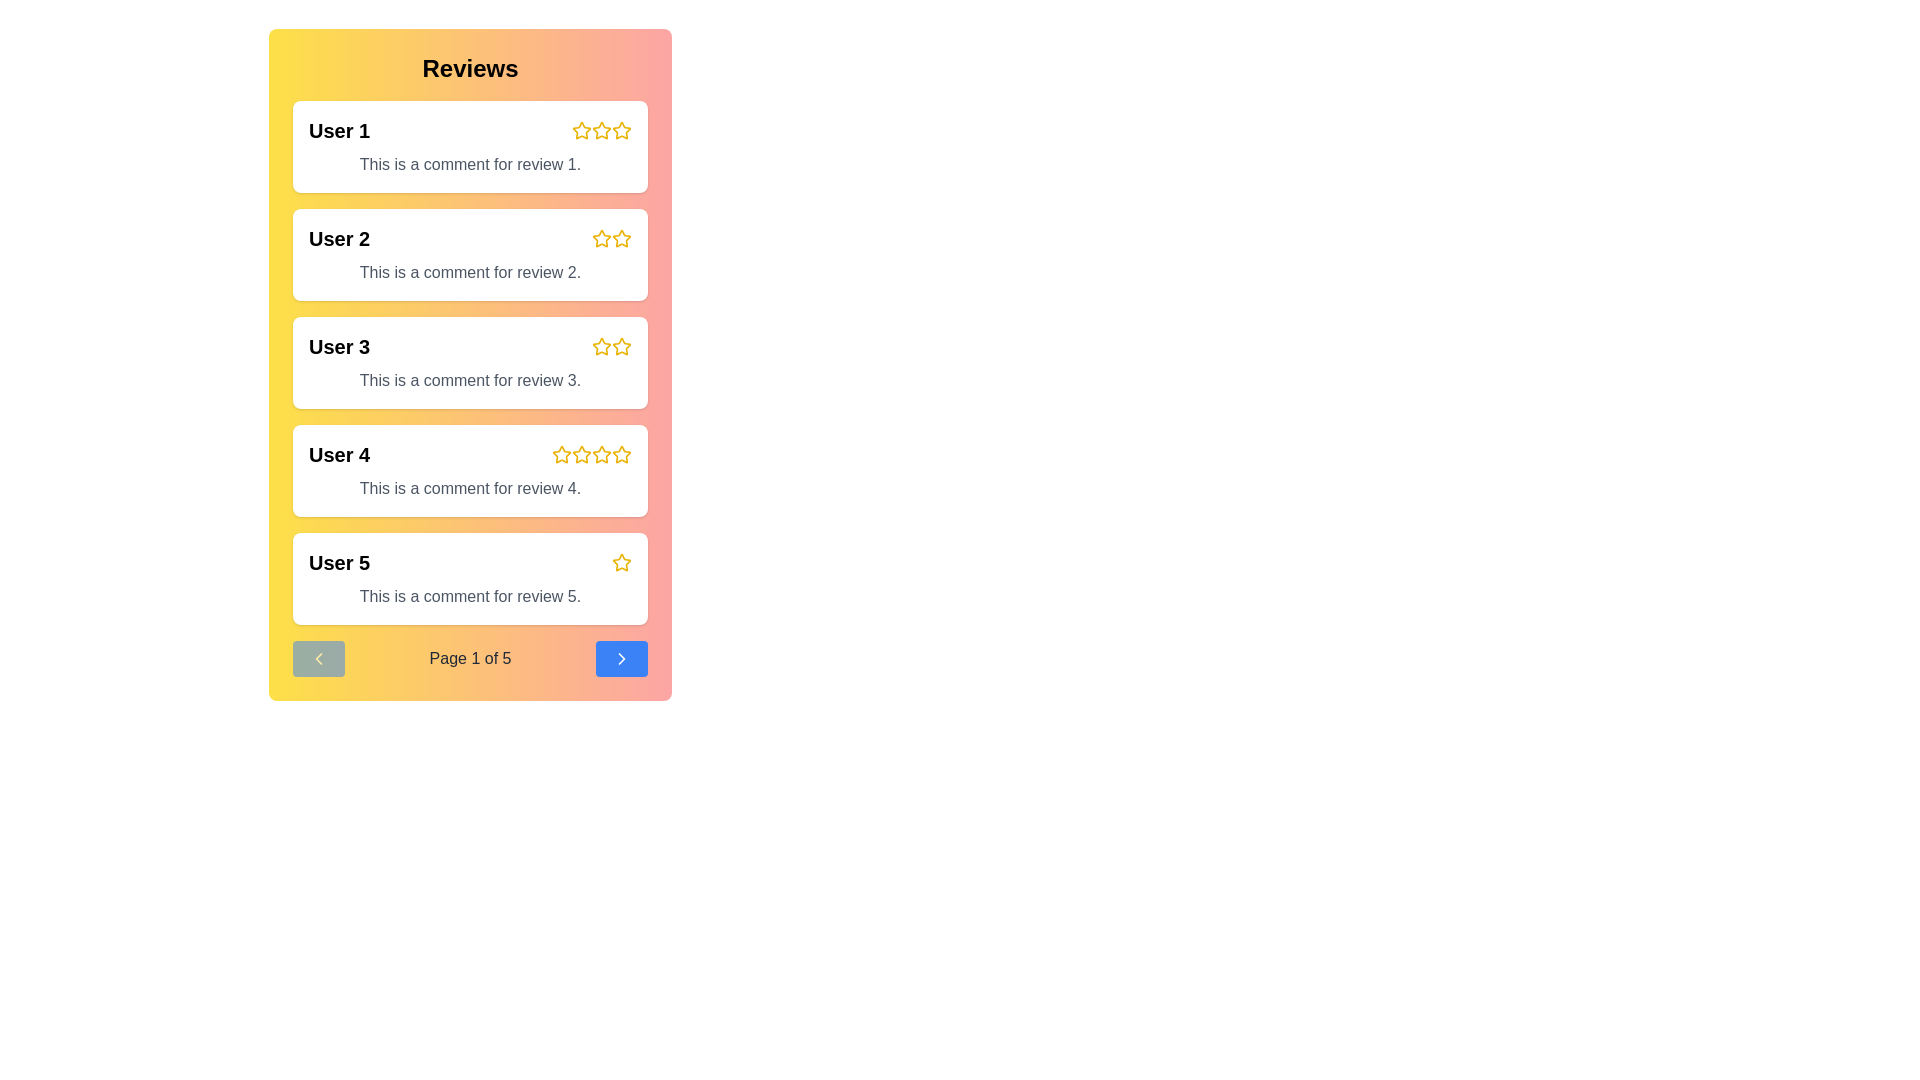  I want to click on the third golden star icon in the review section for 'User 3's review, which is styled in a modern geometric manner, so click(621, 345).